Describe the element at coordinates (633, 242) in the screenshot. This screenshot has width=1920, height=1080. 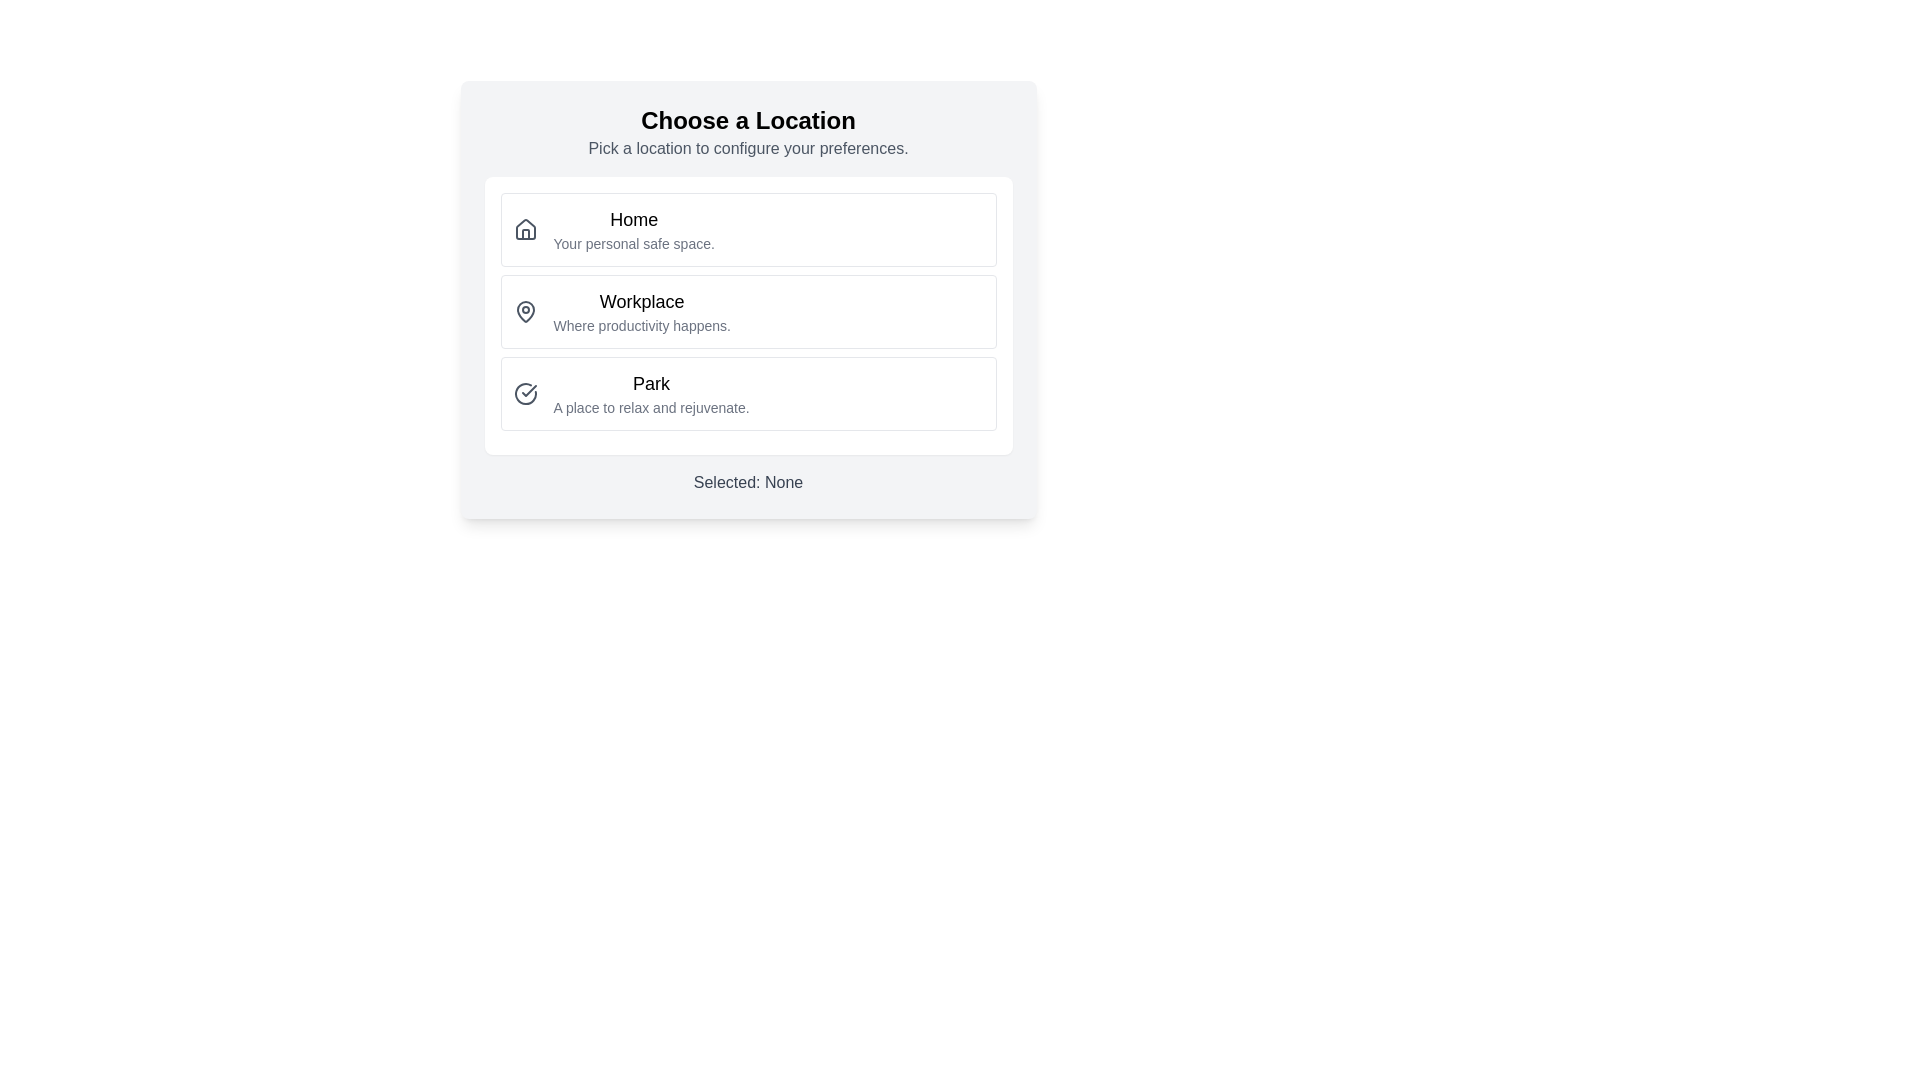
I see `the static text element that reads 'Your personal safe space.' located directly below 'Home'` at that location.